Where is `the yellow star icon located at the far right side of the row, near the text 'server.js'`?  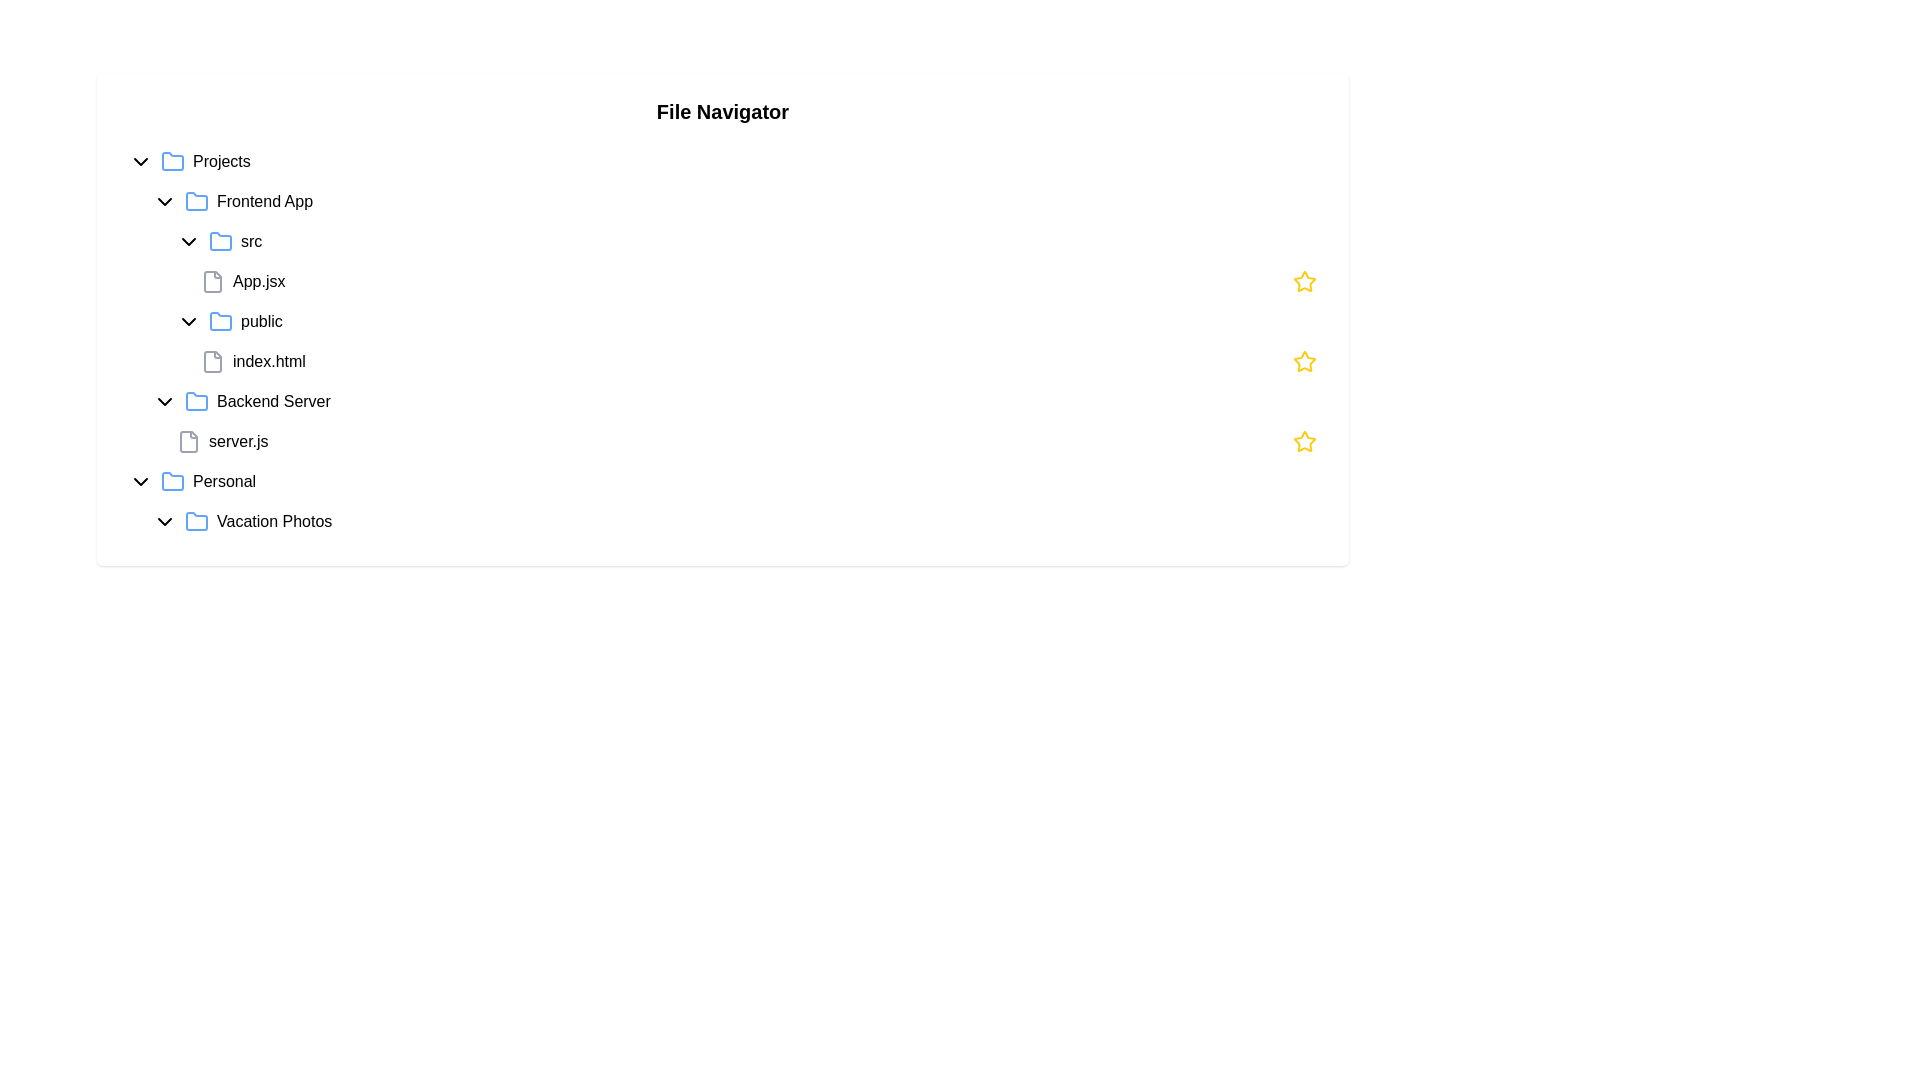
the yellow star icon located at the far right side of the row, near the text 'server.js' is located at coordinates (1305, 441).